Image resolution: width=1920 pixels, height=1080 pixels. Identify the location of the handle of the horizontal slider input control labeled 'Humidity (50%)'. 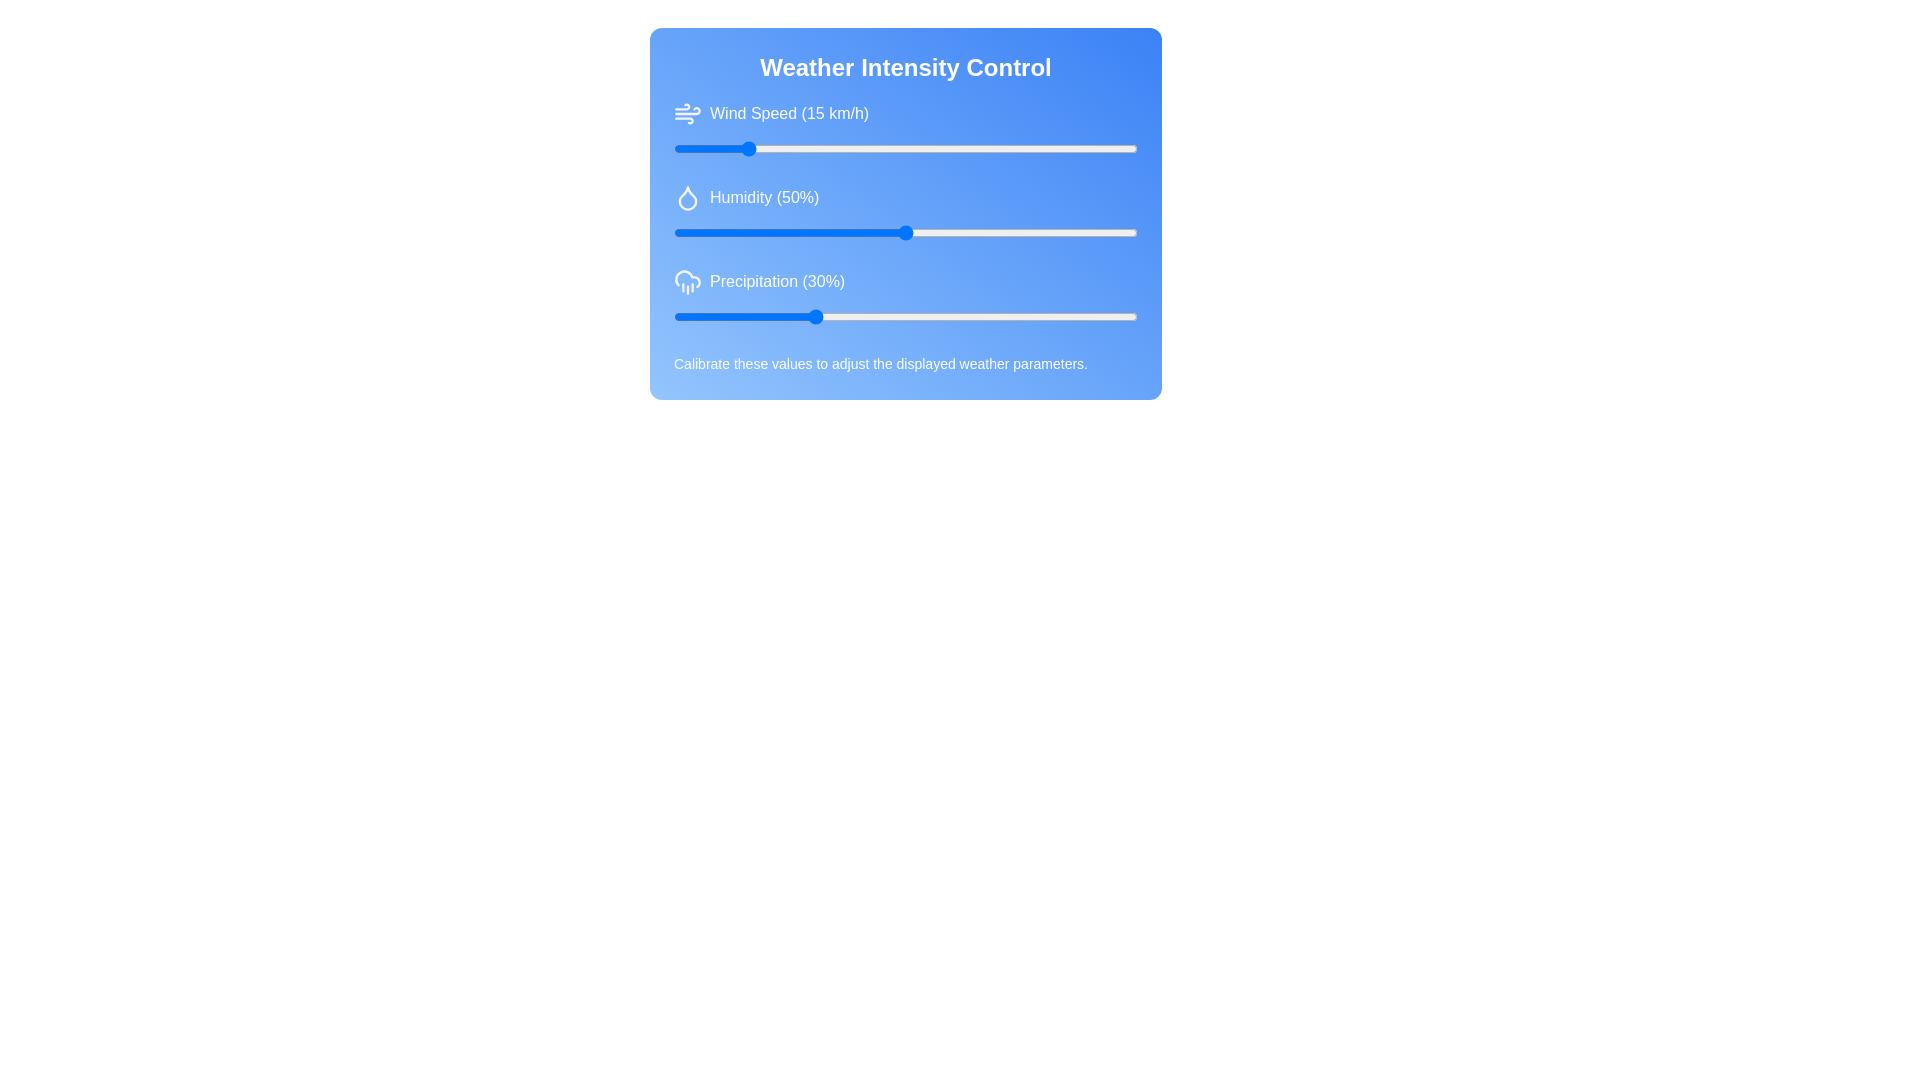
(905, 231).